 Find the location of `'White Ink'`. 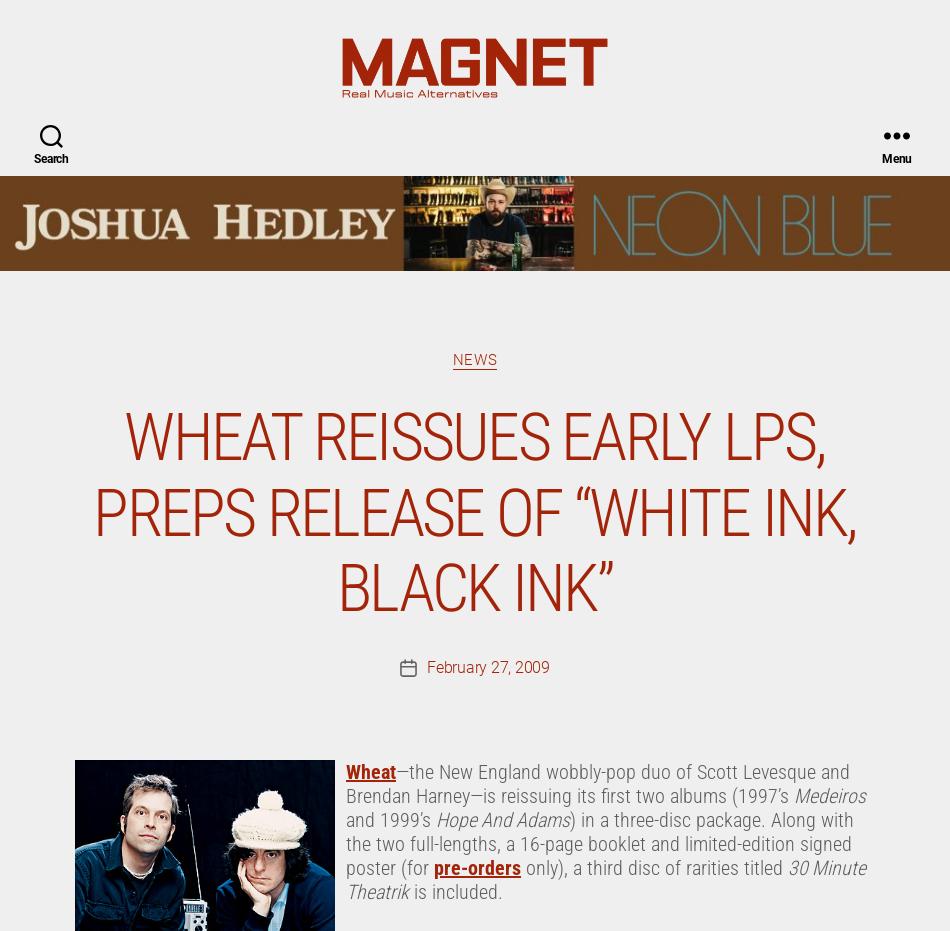

'White Ink' is located at coordinates (85, 379).